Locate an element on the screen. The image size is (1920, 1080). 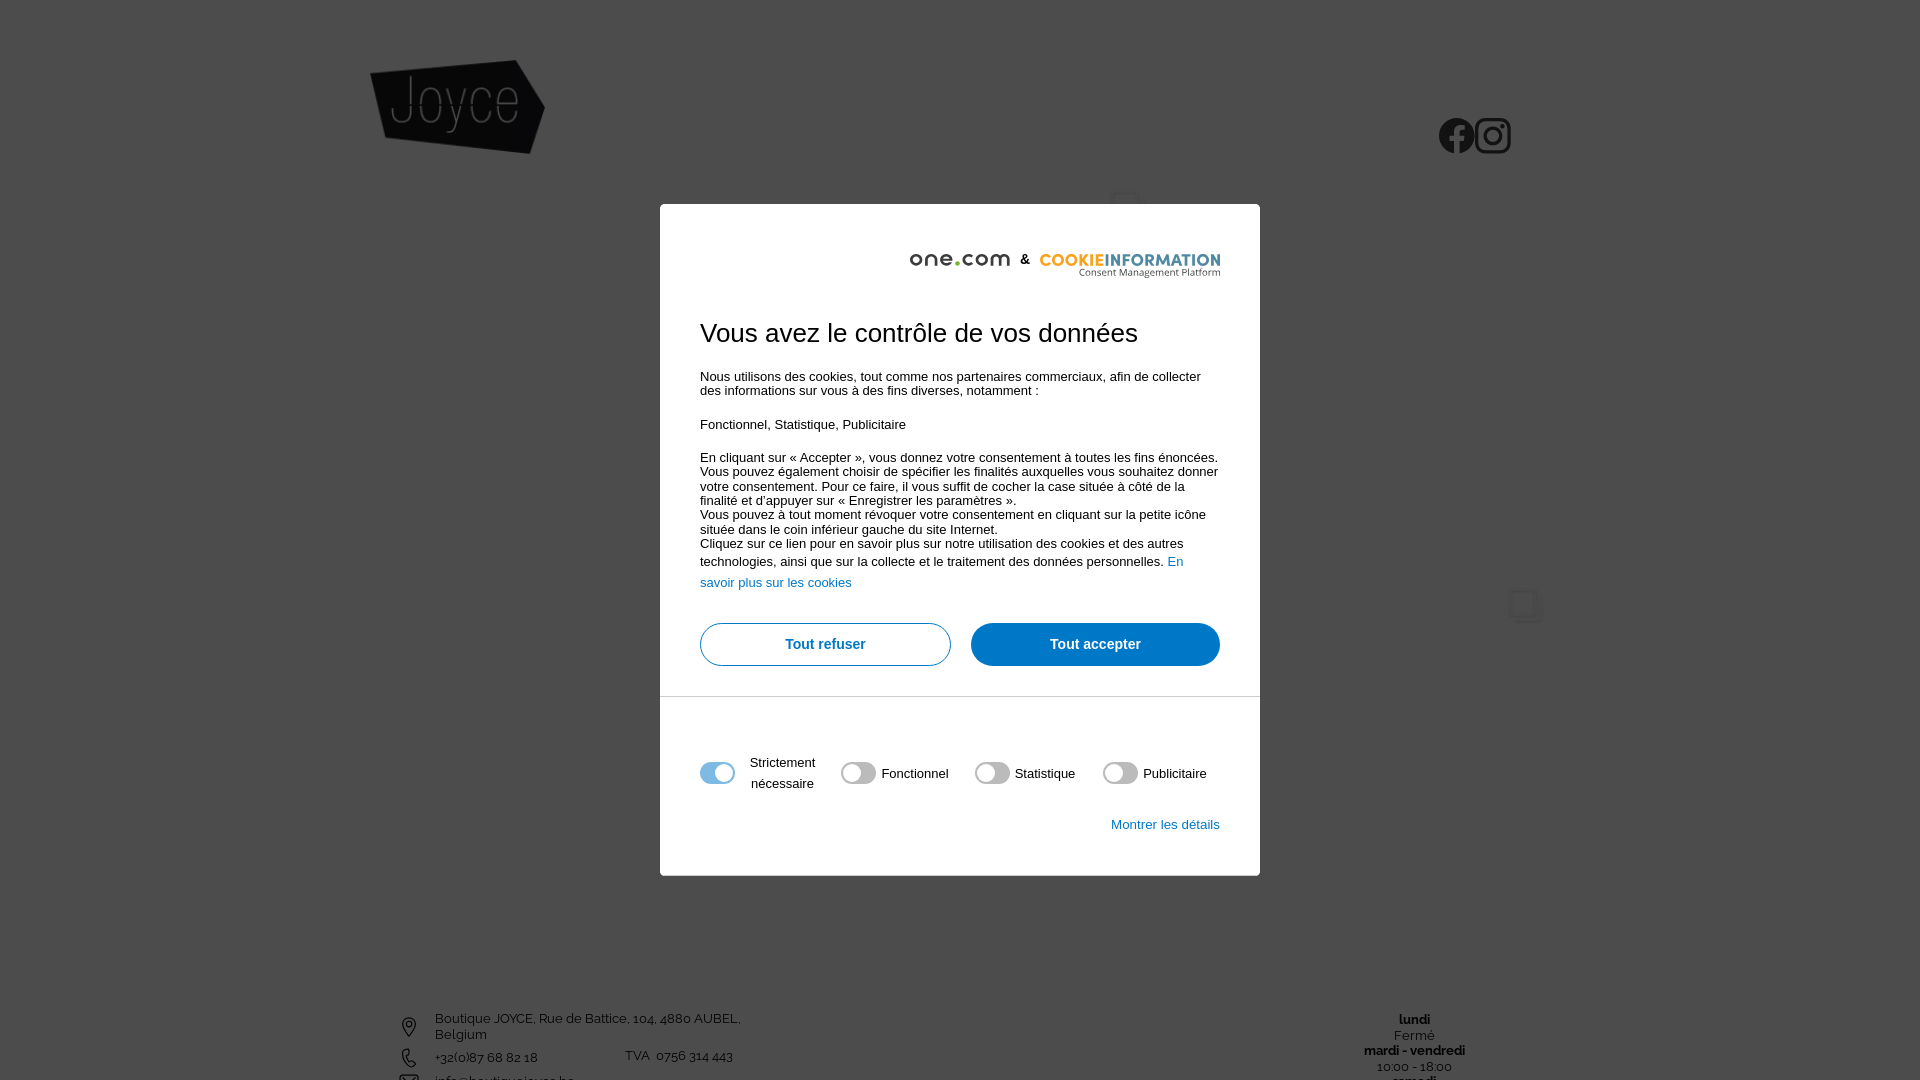
'Tout accepter' is located at coordinates (1094, 644).